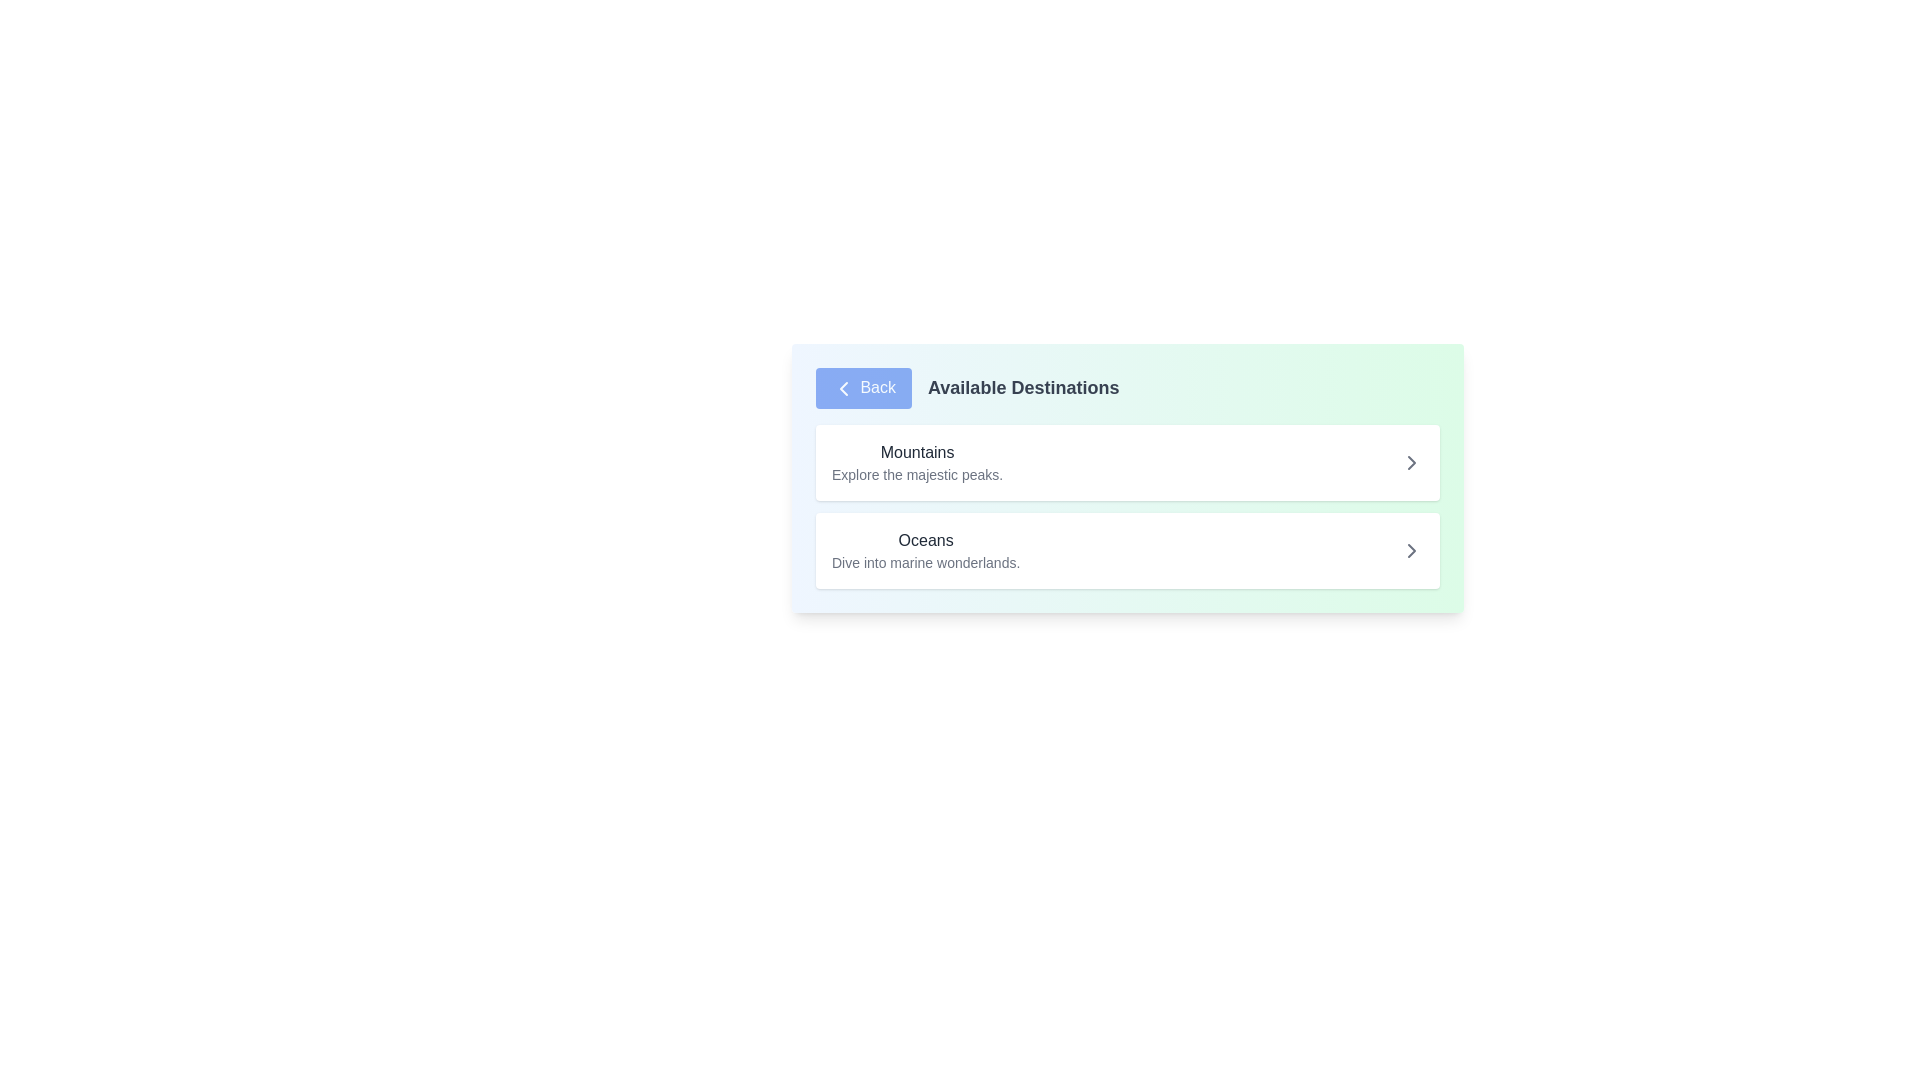  What do you see at coordinates (925, 562) in the screenshot?
I see `the descriptive Text Label that provides context for the 'Oceans' item, located towards the center-right of the interface` at bounding box center [925, 562].